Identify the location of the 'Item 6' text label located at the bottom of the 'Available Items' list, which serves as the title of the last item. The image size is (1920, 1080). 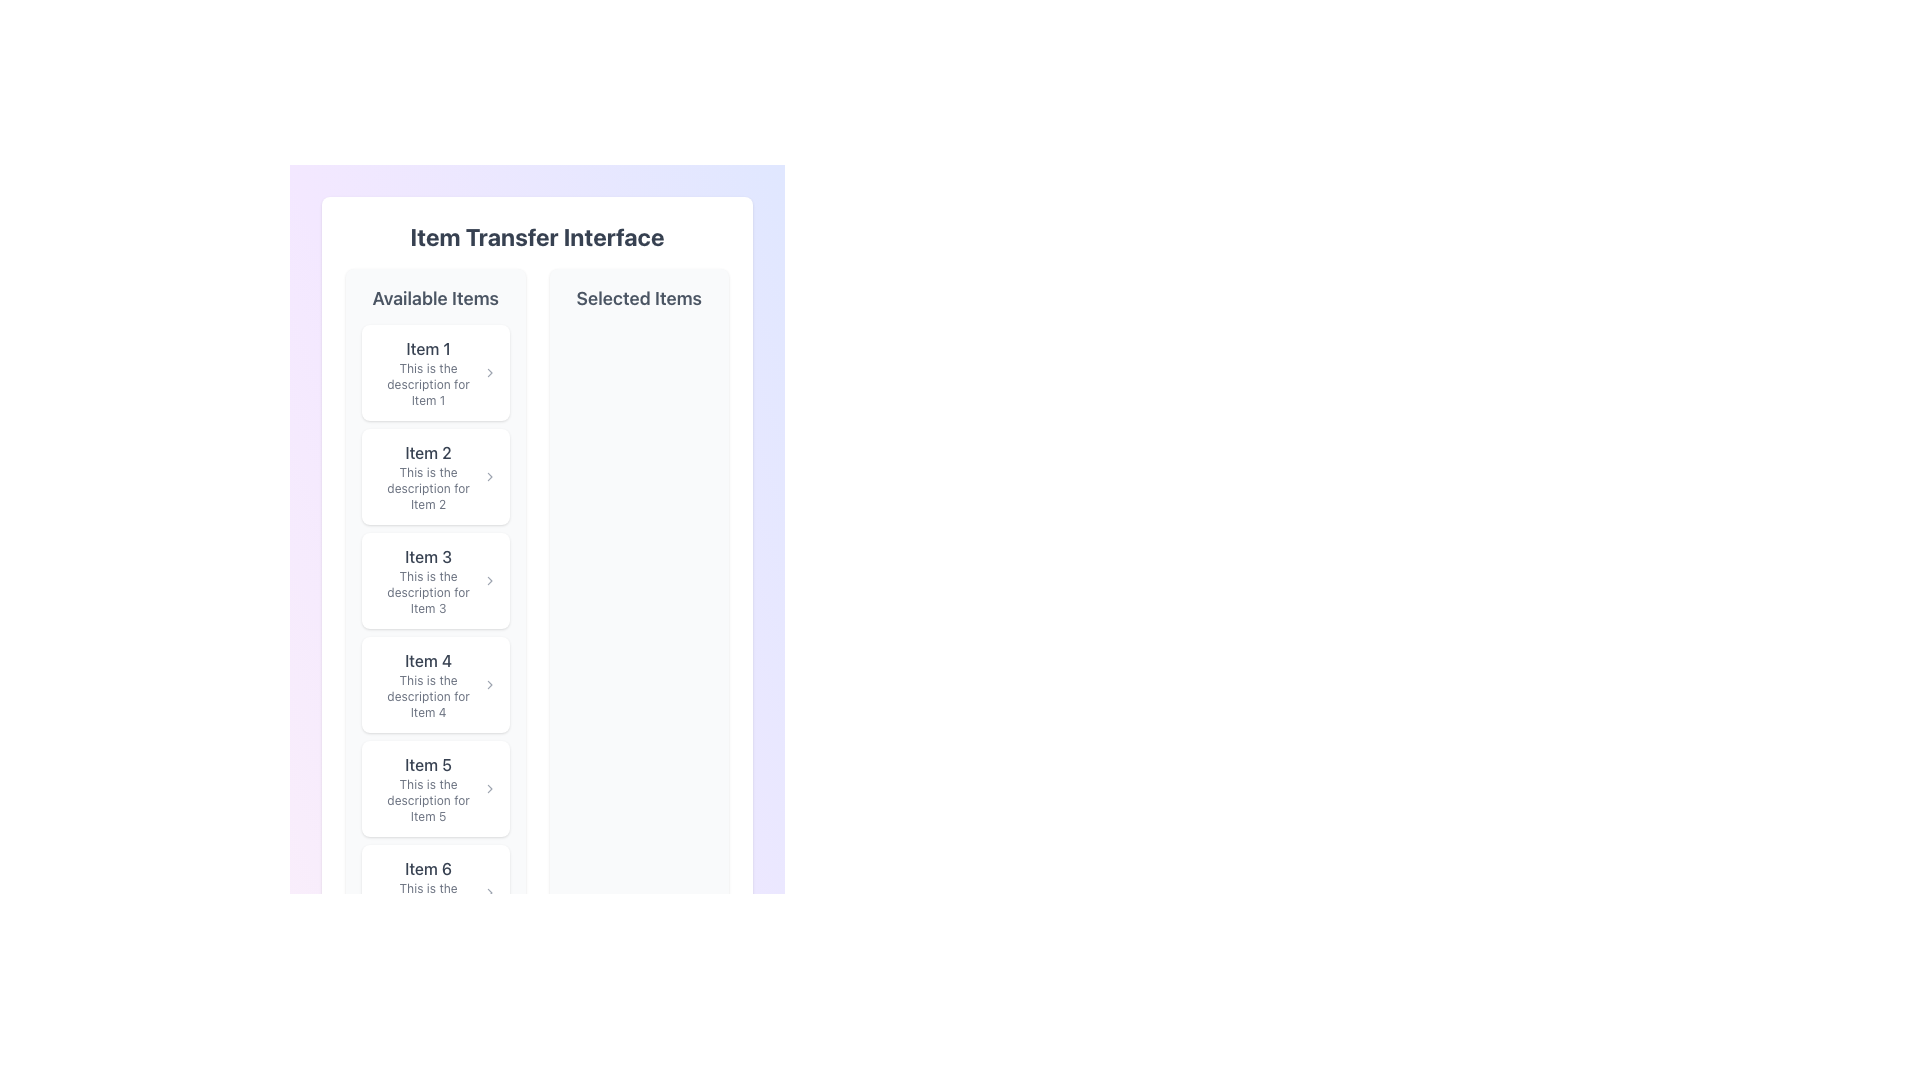
(427, 867).